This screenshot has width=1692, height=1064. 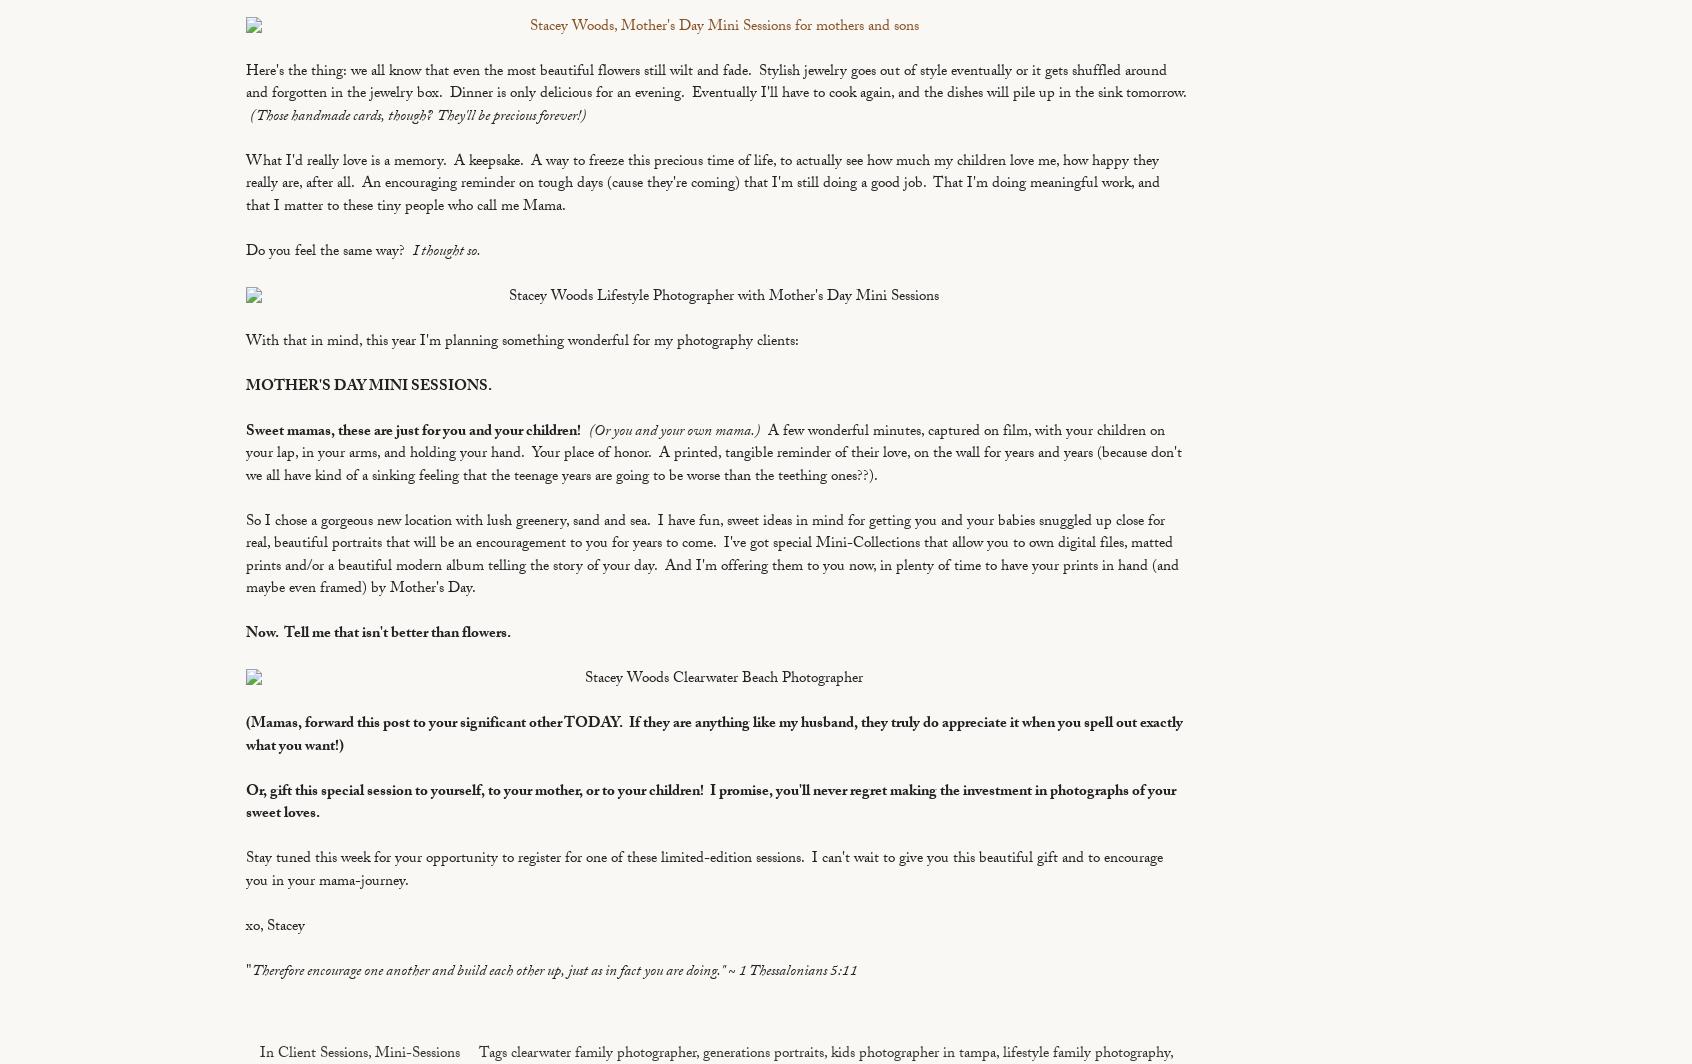 What do you see at coordinates (556, 971) in the screenshot?
I see `'Therefore encourage one another and build each other up, just as in fact you are doing." ~ 1 Thessalonians 5:11'` at bounding box center [556, 971].